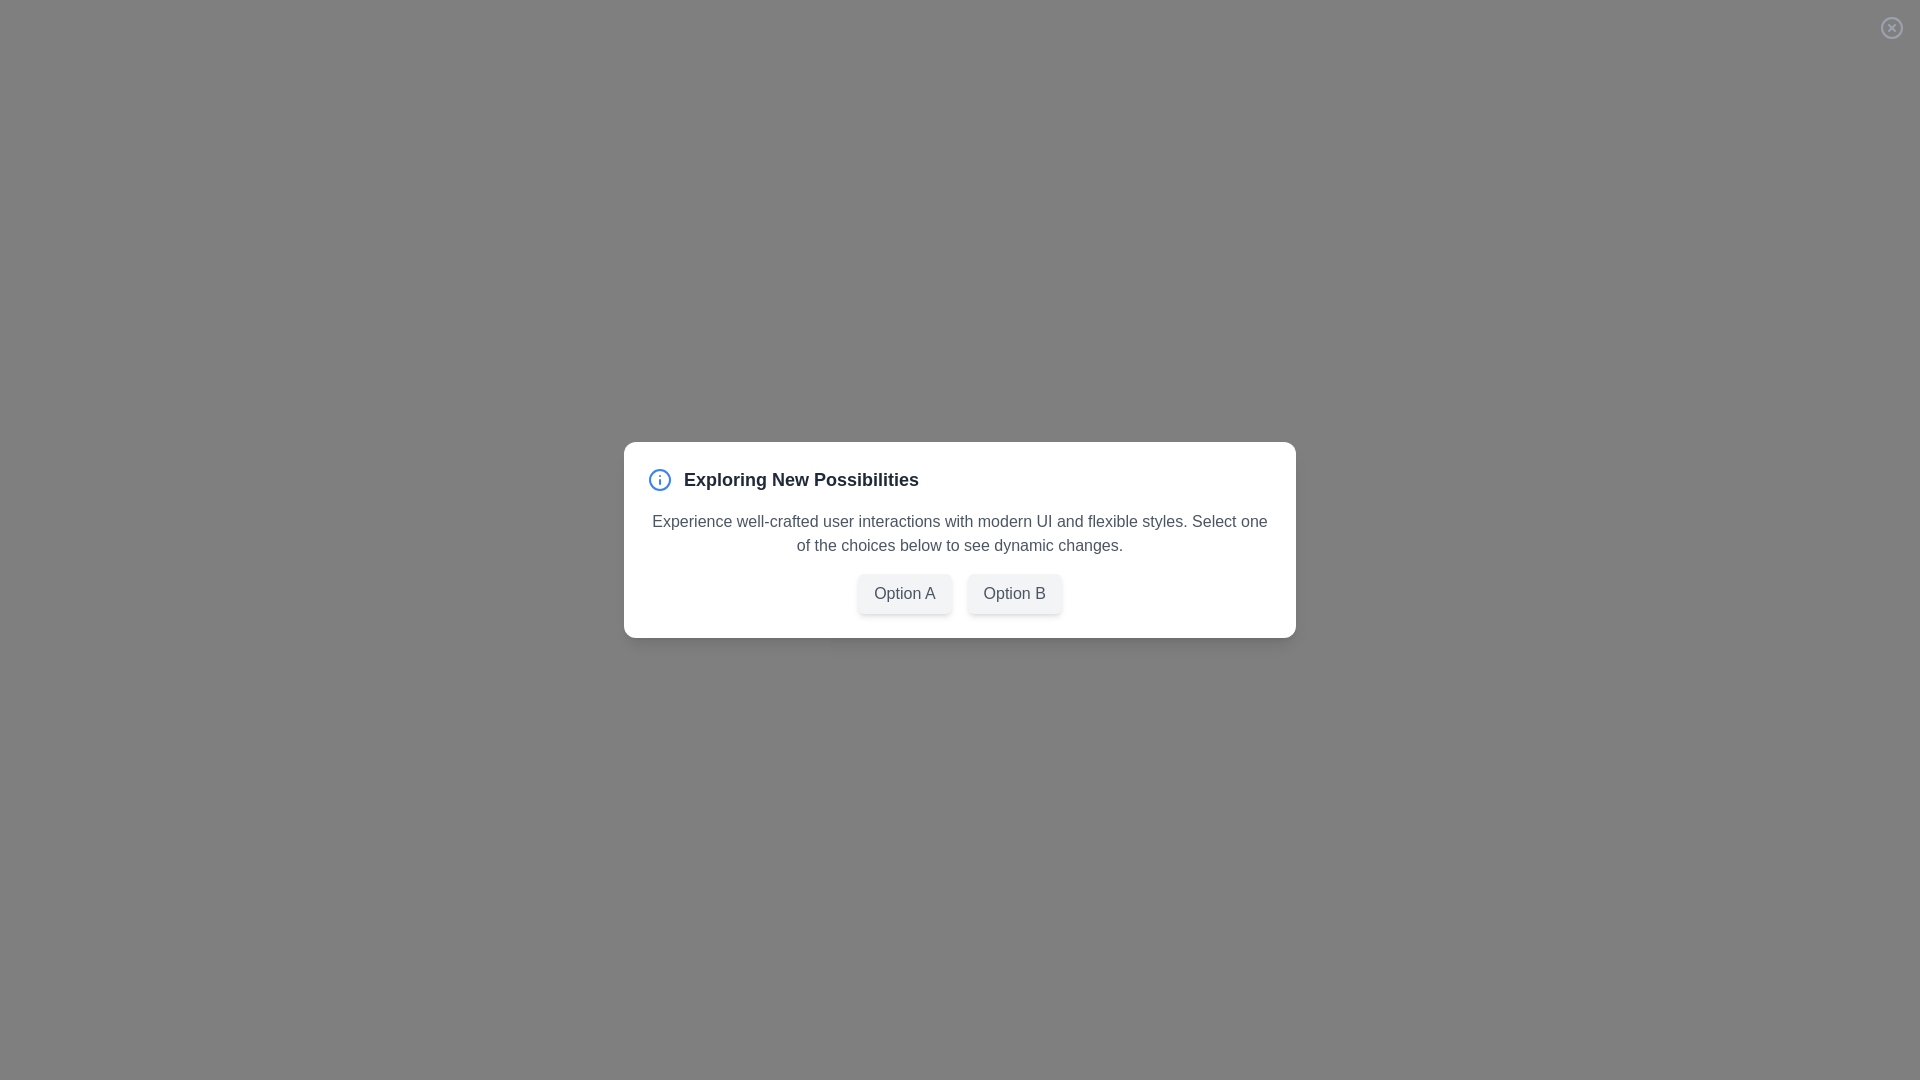  I want to click on the info icon in the header of the dialog, so click(660, 479).